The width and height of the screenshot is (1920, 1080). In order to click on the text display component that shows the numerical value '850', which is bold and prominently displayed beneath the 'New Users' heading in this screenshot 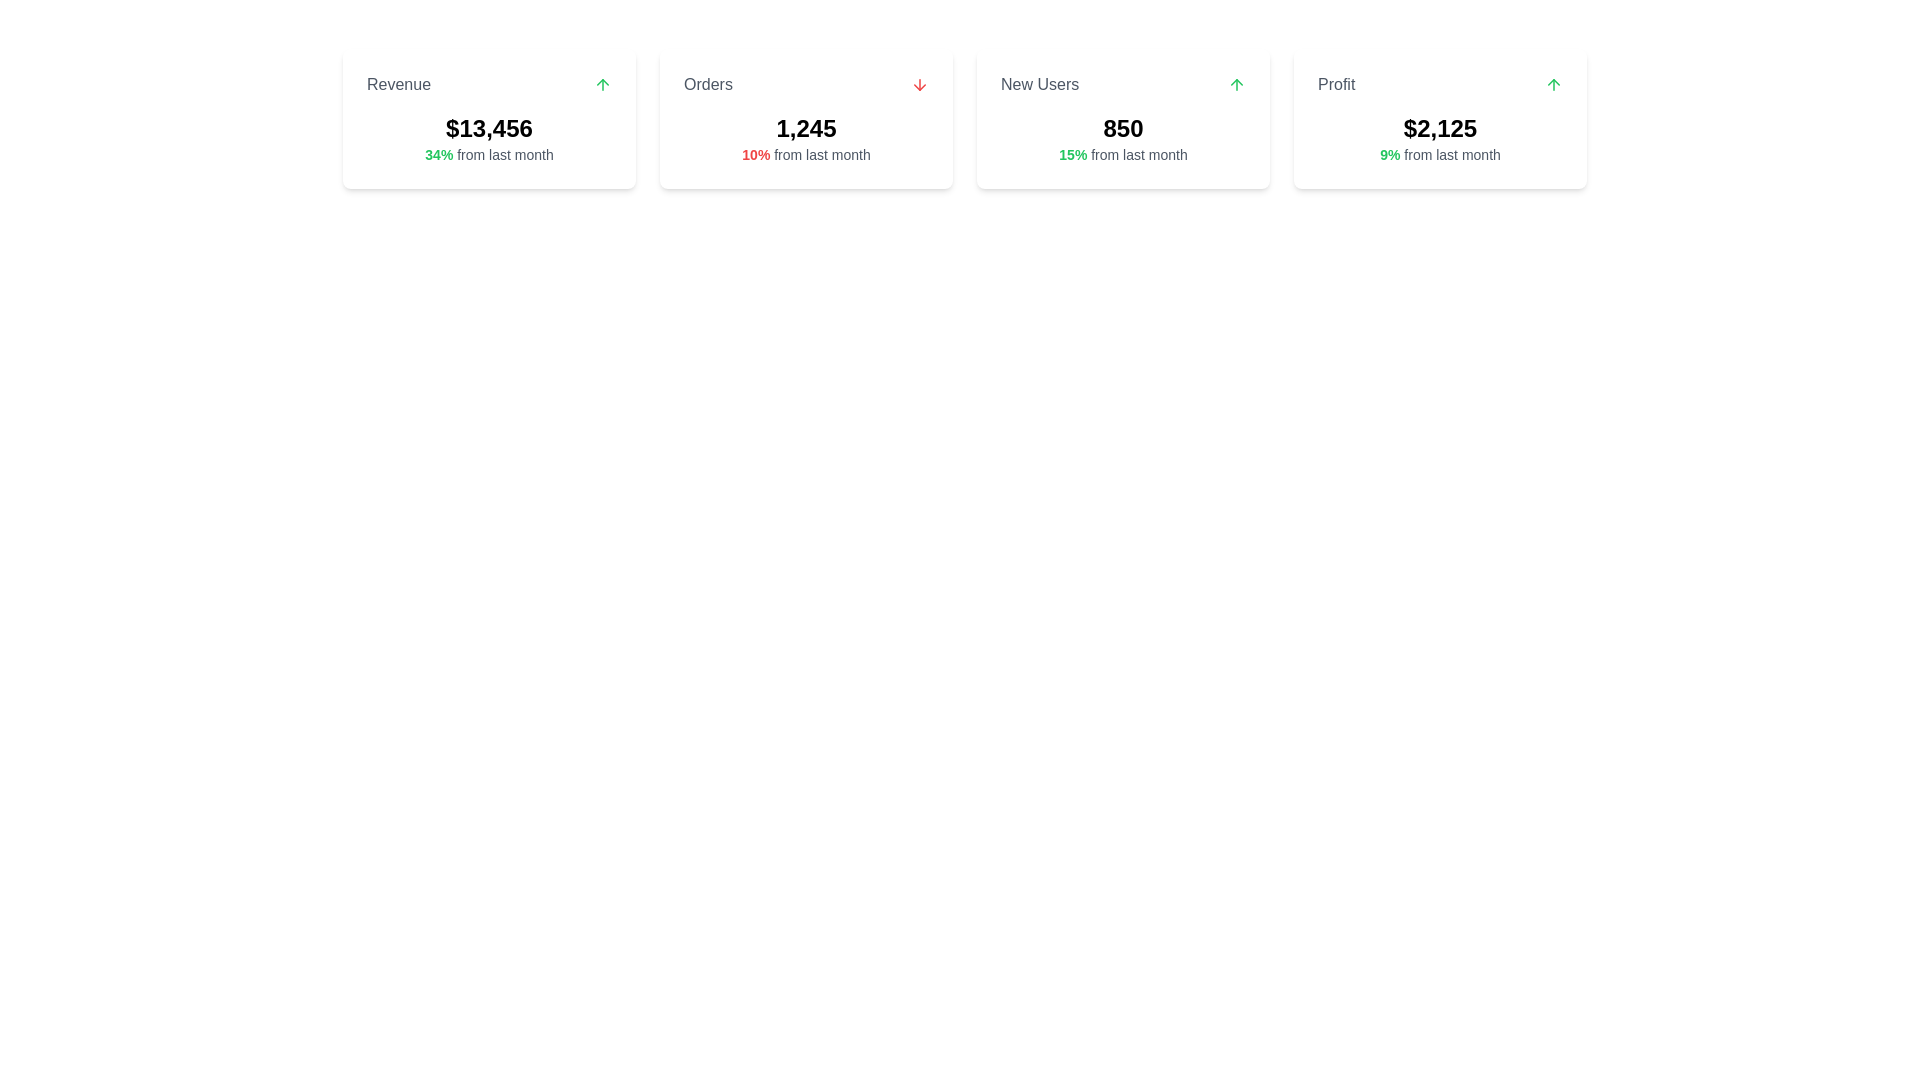, I will do `click(1123, 128)`.